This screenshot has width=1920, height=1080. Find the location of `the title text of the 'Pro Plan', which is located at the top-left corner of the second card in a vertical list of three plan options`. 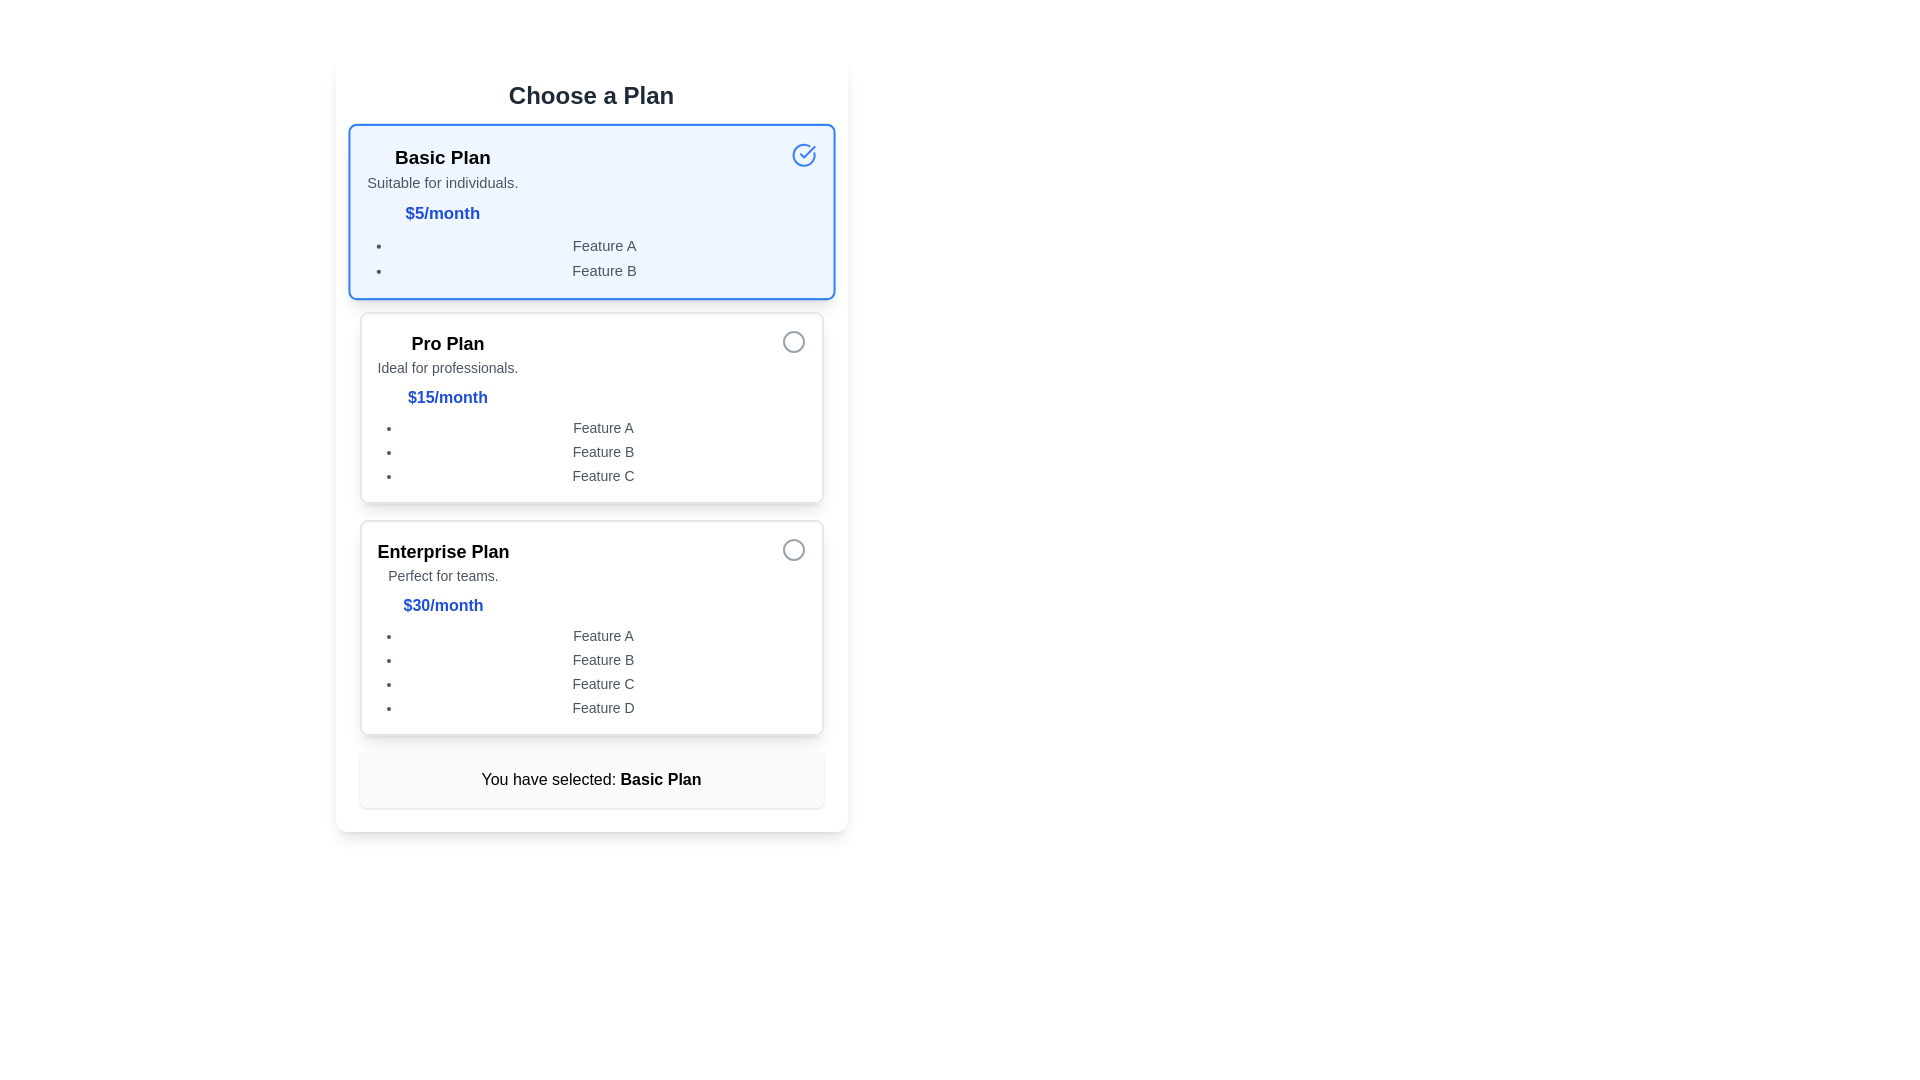

the title text of the 'Pro Plan', which is located at the top-left corner of the second card in a vertical list of three plan options is located at coordinates (446, 342).